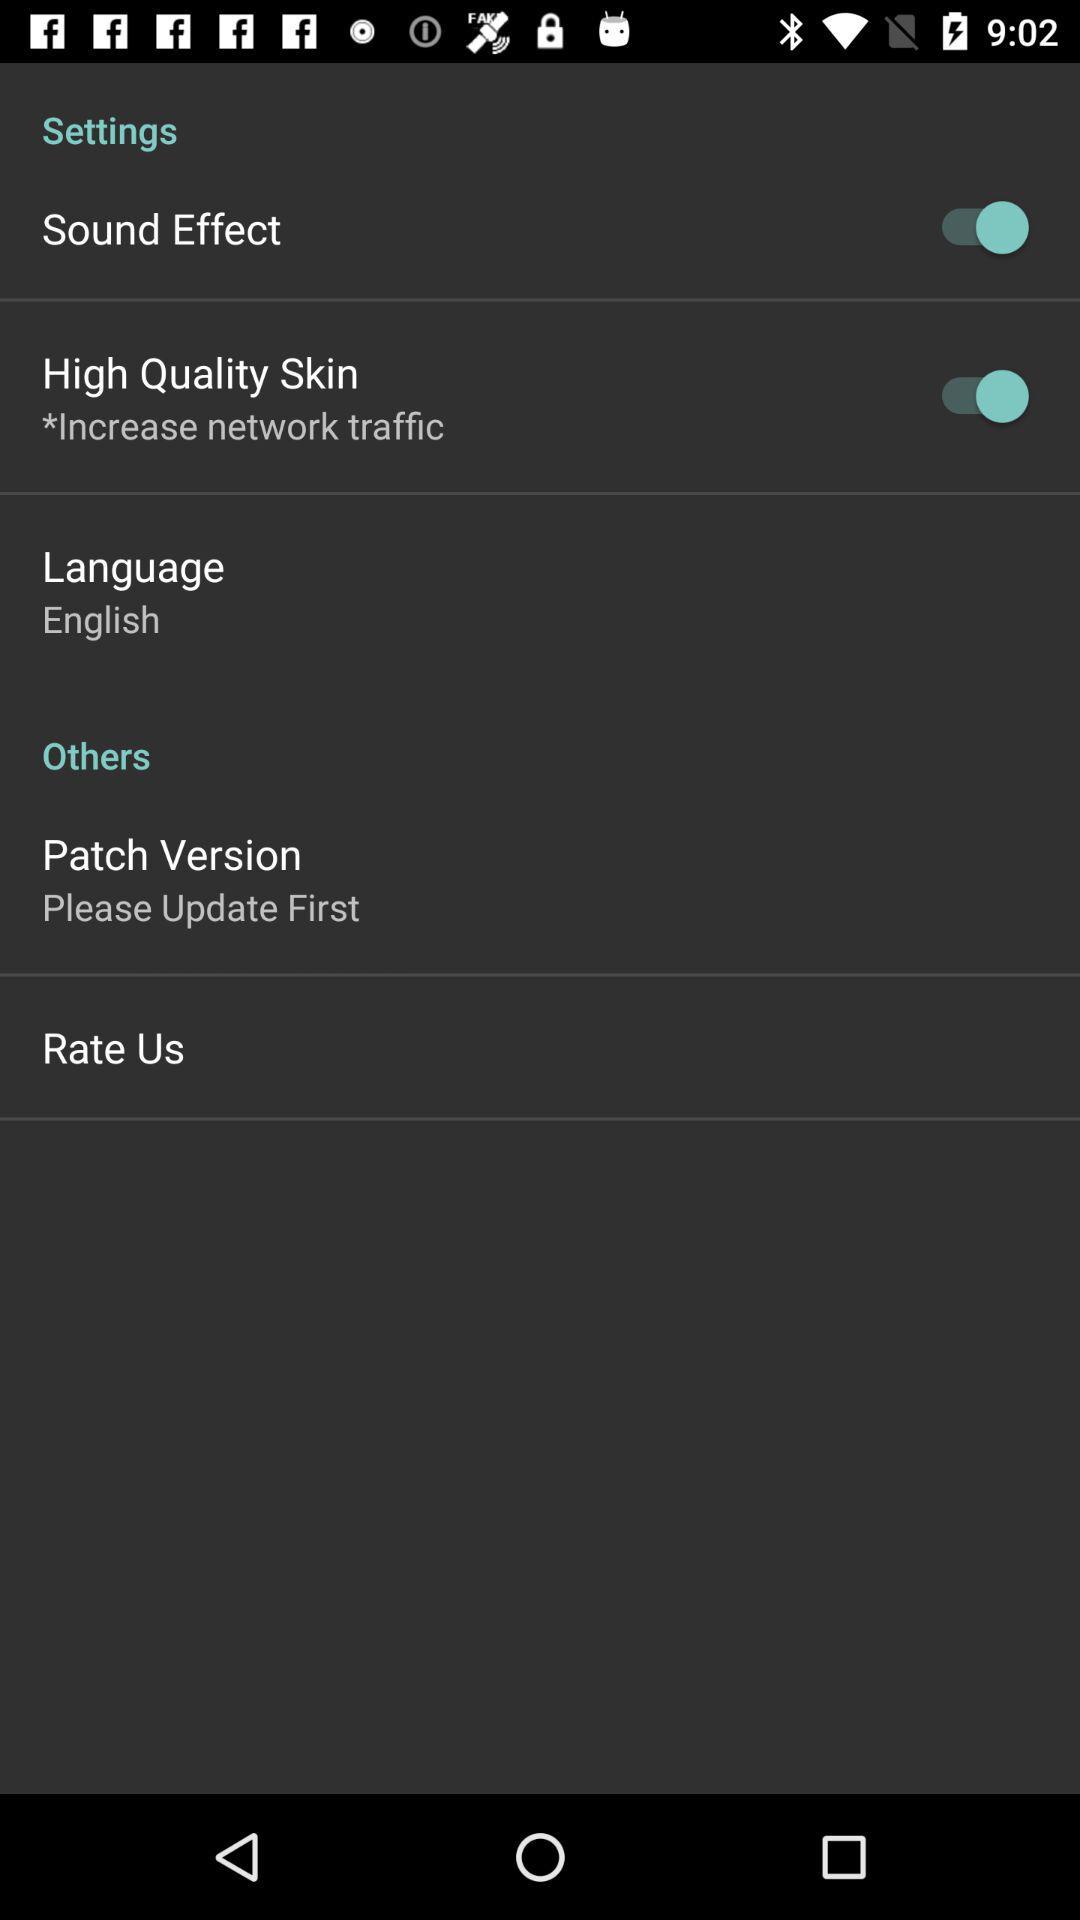 Image resolution: width=1080 pixels, height=1920 pixels. What do you see at coordinates (133, 564) in the screenshot?
I see `language app` at bounding box center [133, 564].